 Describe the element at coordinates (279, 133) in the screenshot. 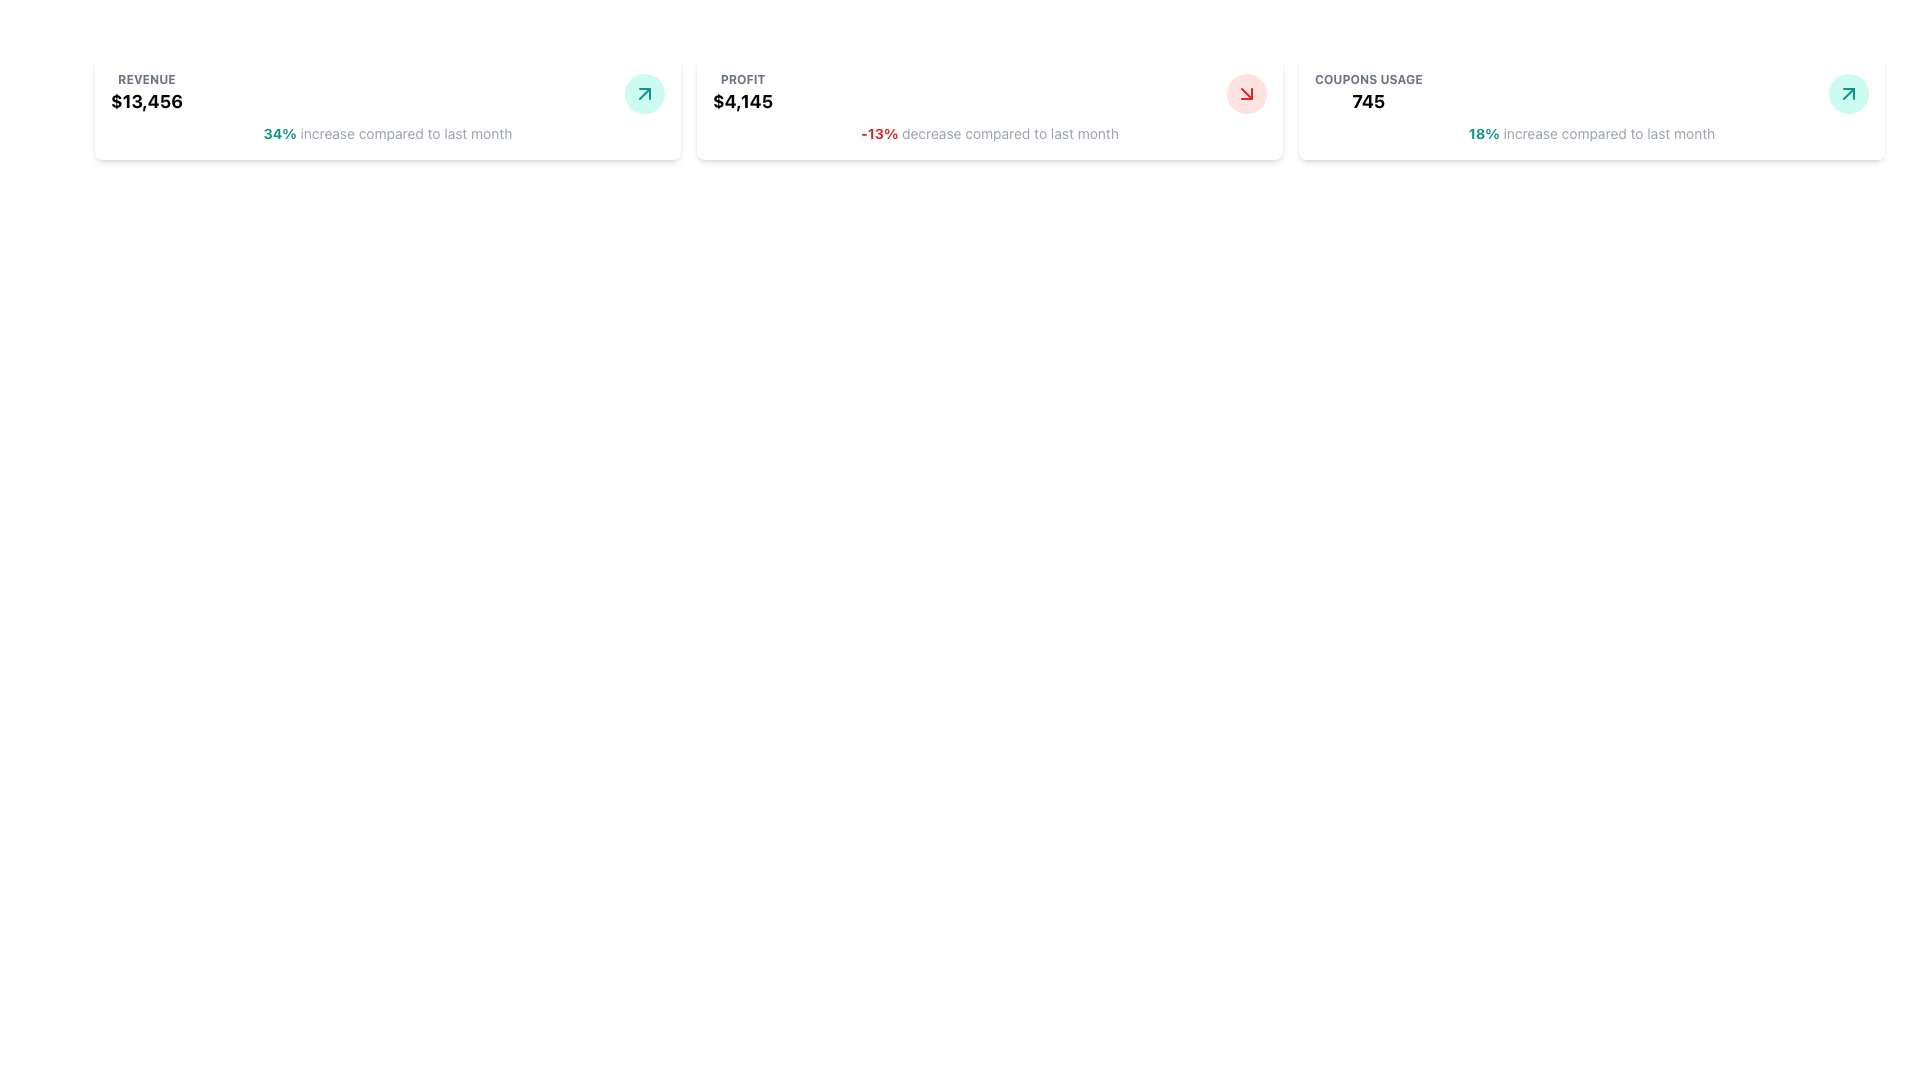

I see `the text element indicating a 34% increase in revenue located under the '$13,456' revenue value within the 'REVENUE' card` at that location.